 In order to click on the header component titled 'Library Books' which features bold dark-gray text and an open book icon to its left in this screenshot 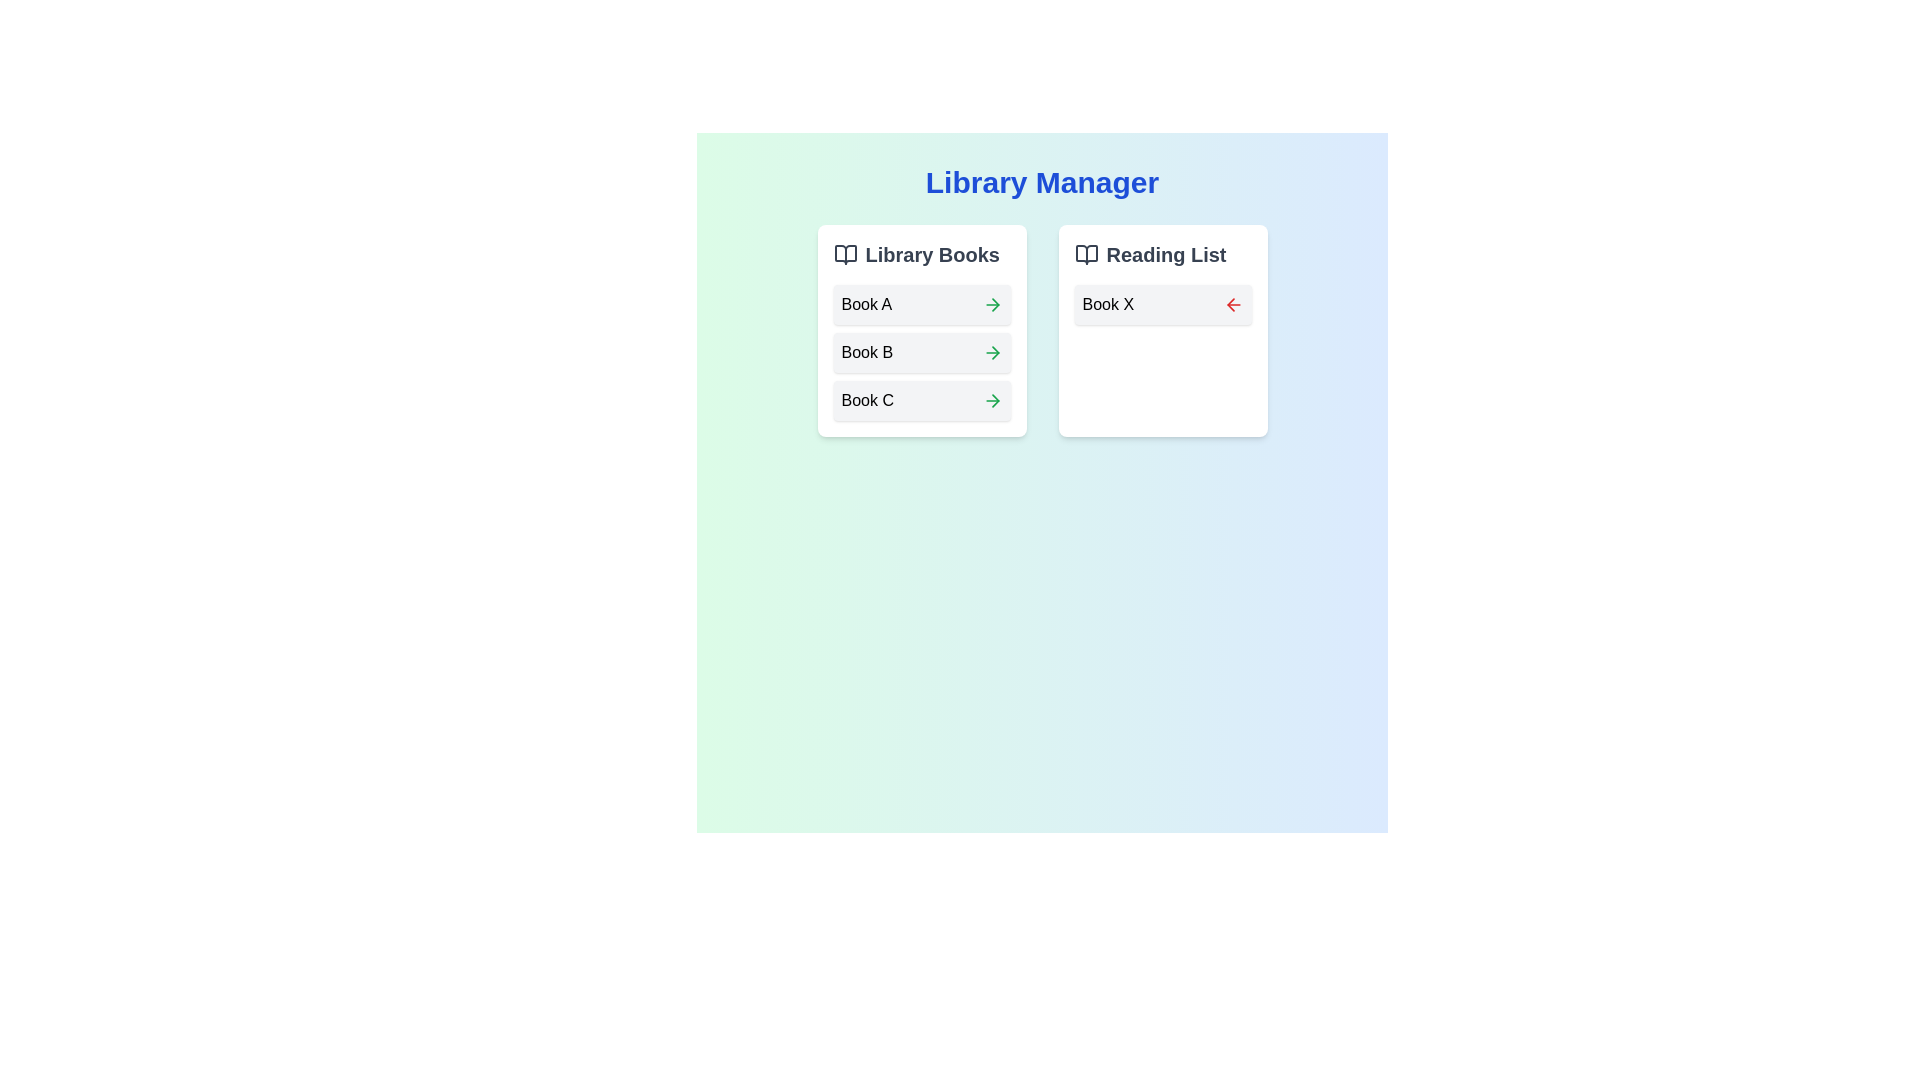, I will do `click(920, 253)`.